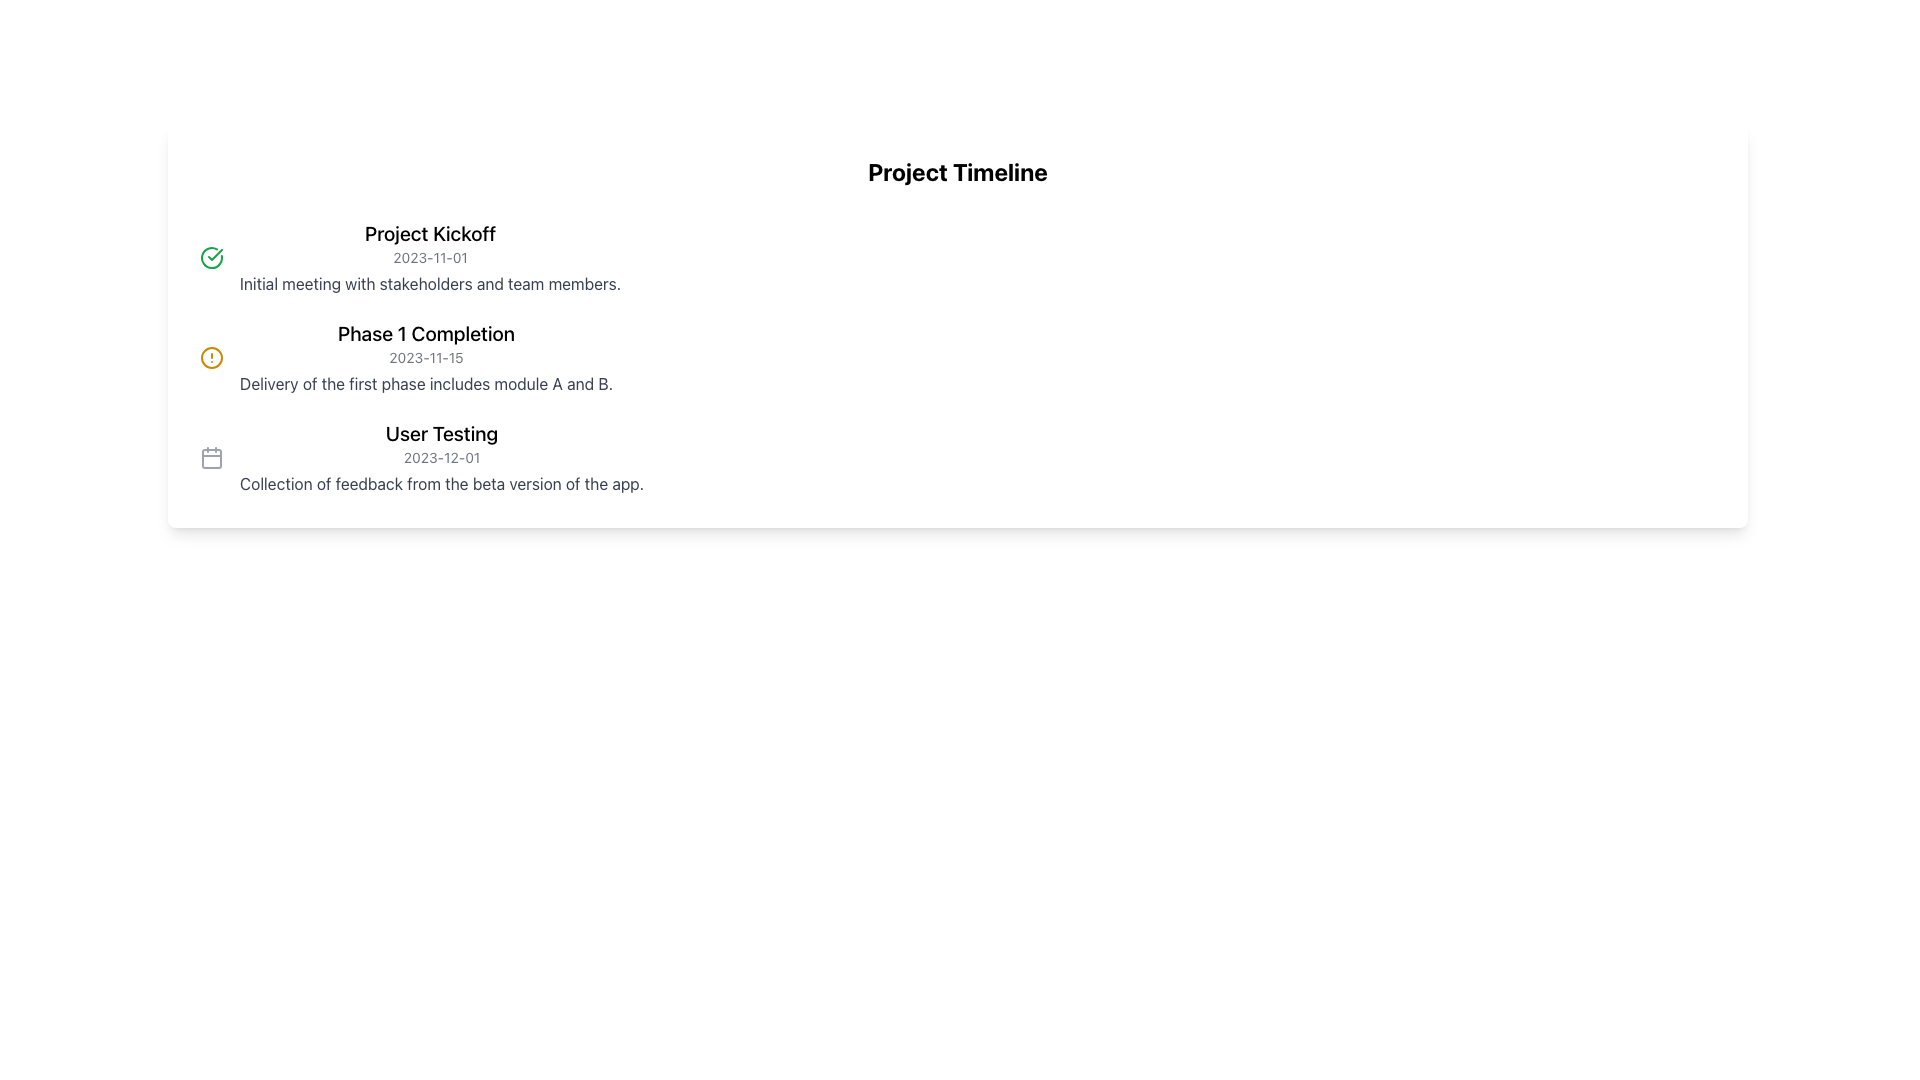 This screenshot has width=1920, height=1080. Describe the element at coordinates (211, 458) in the screenshot. I see `the small calendar icon located to the left of the text 'User Testing', which is styled in muted gray with a grid-like structure` at that location.